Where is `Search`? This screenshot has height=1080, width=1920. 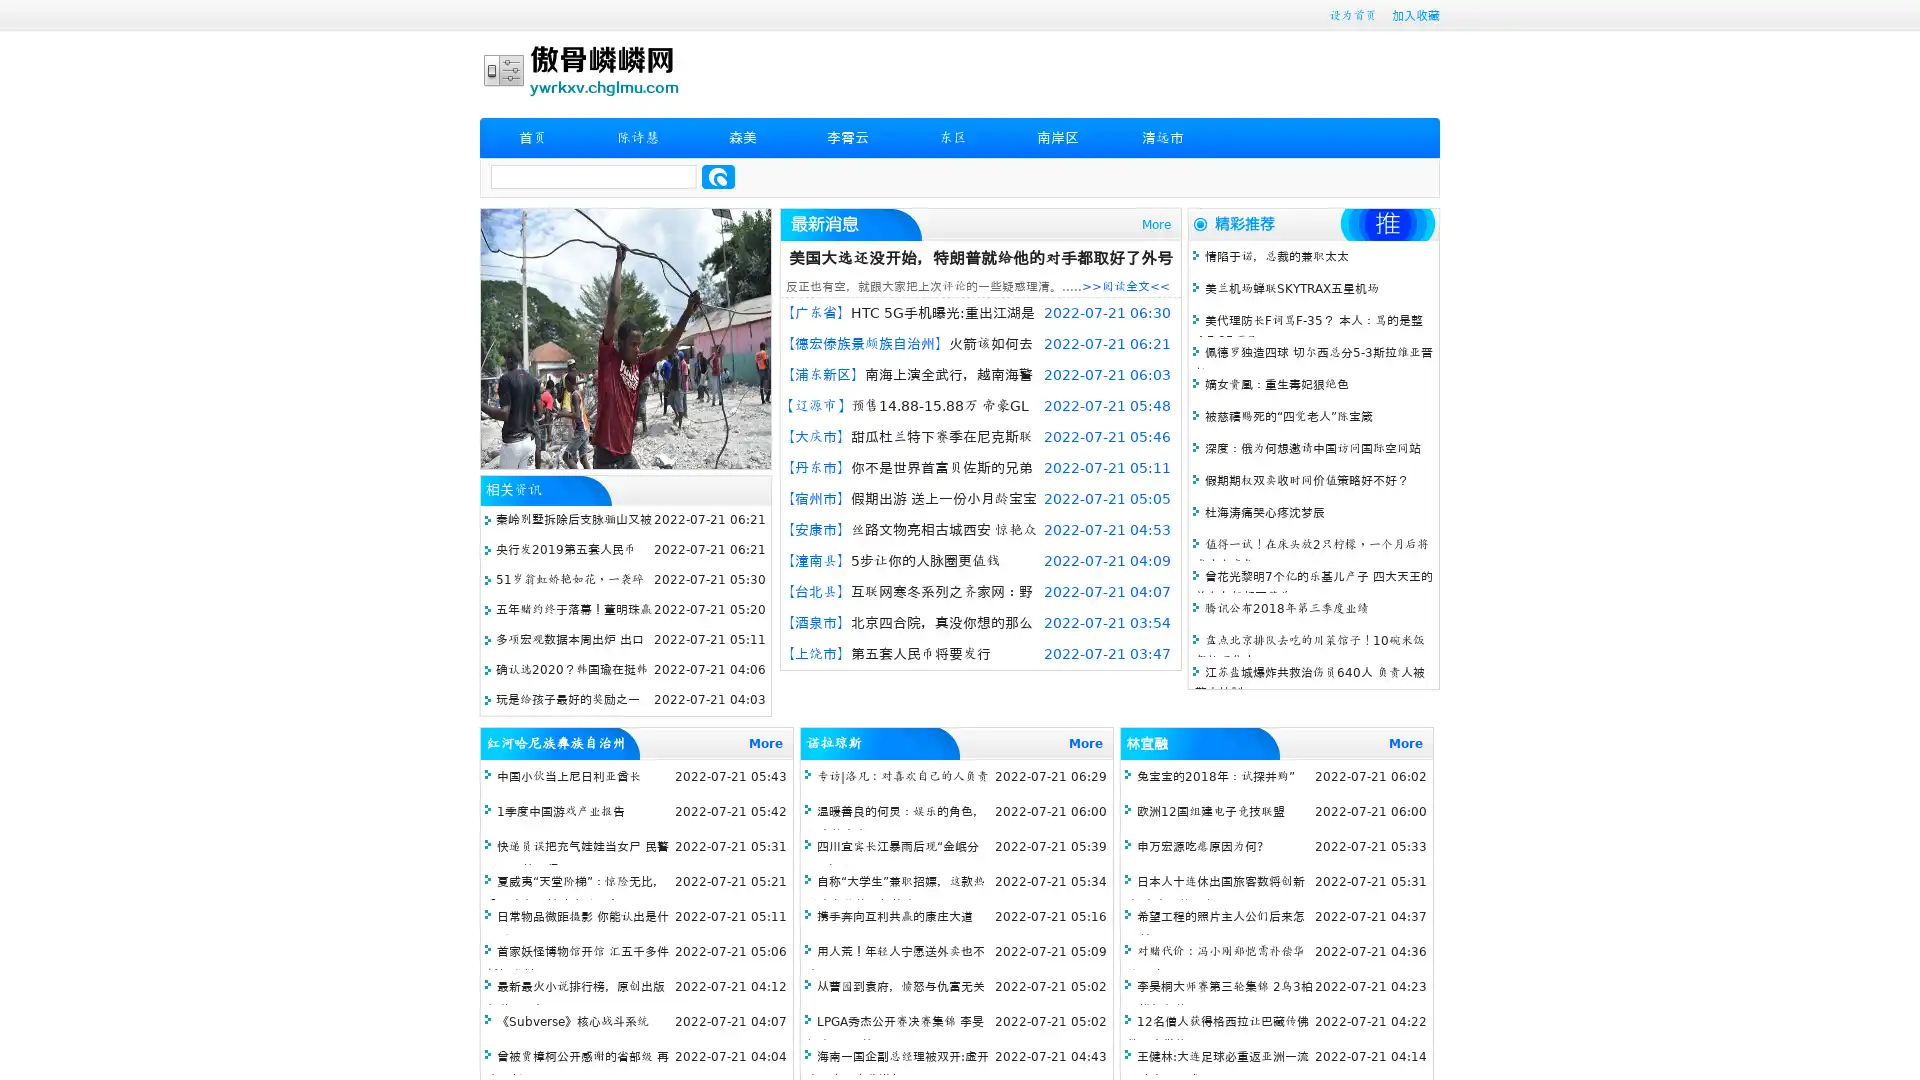 Search is located at coordinates (718, 176).